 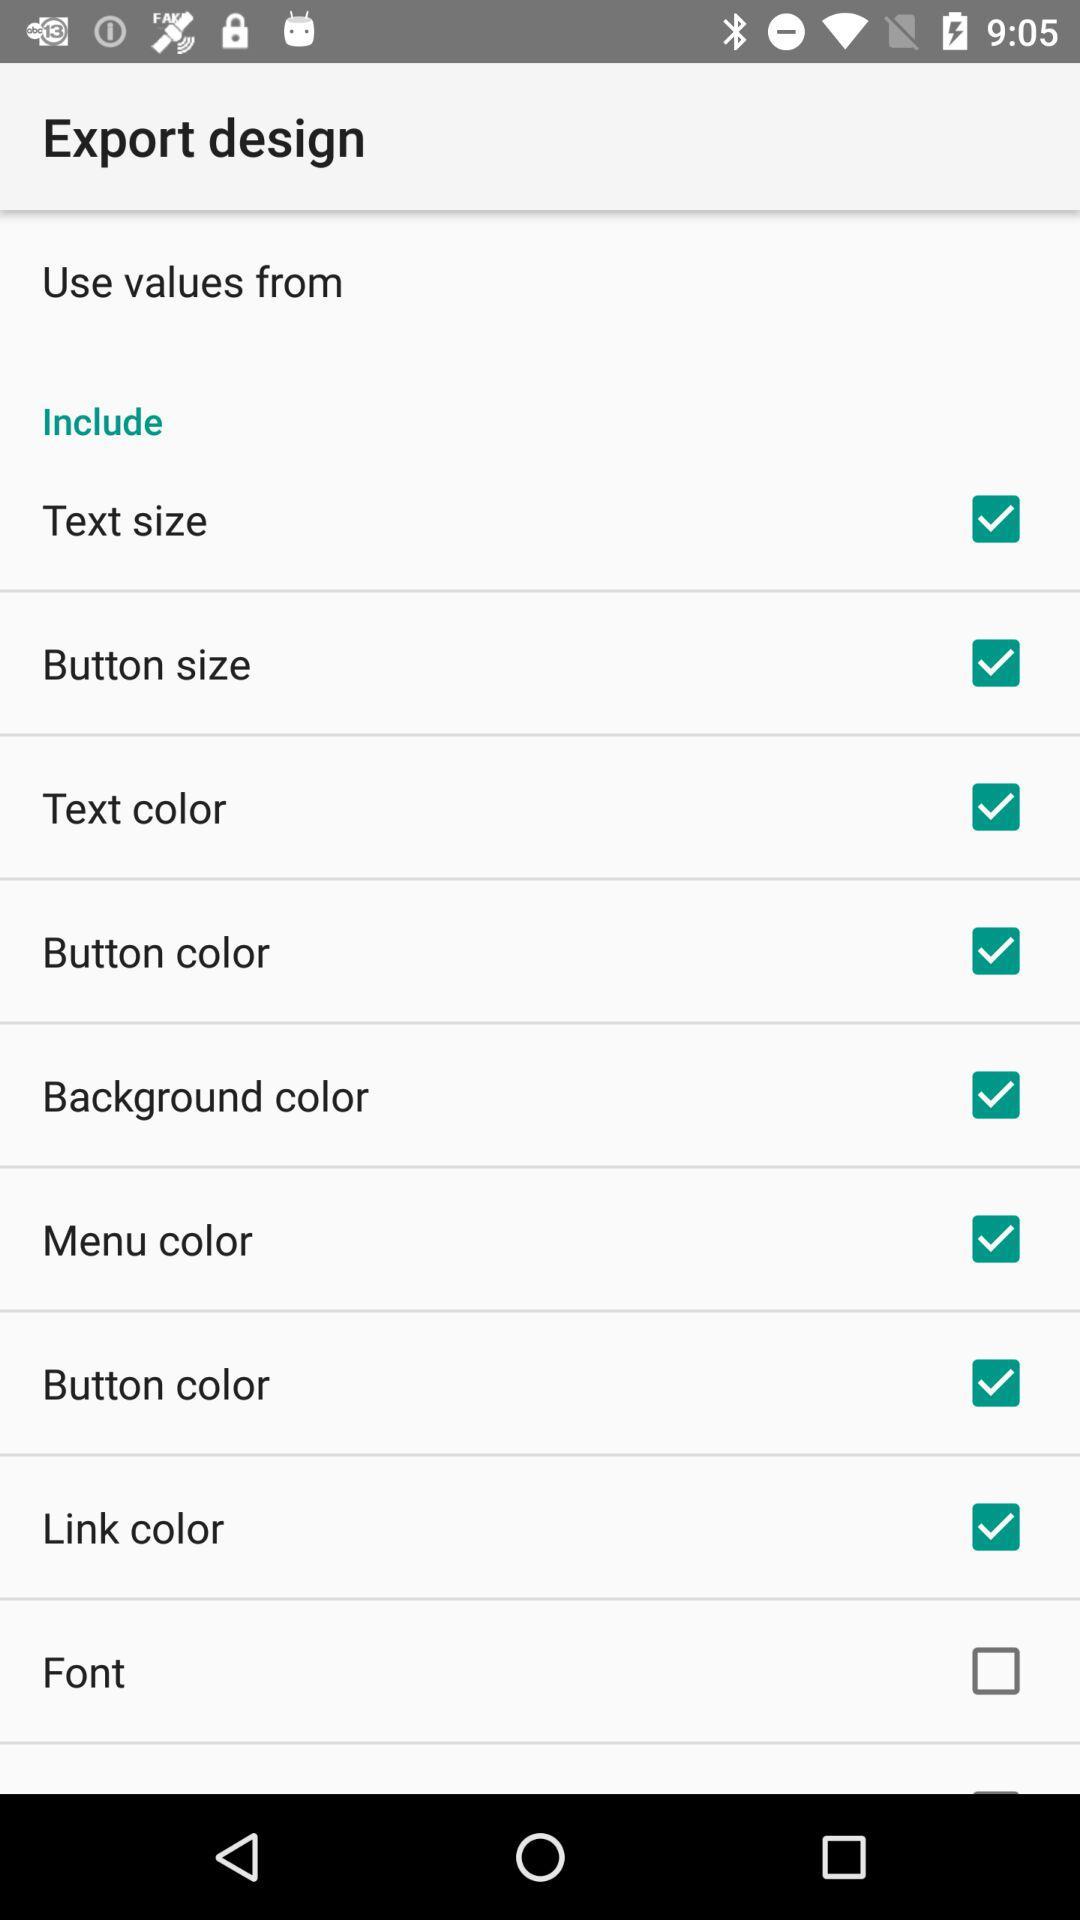 I want to click on the text color, so click(x=134, y=806).